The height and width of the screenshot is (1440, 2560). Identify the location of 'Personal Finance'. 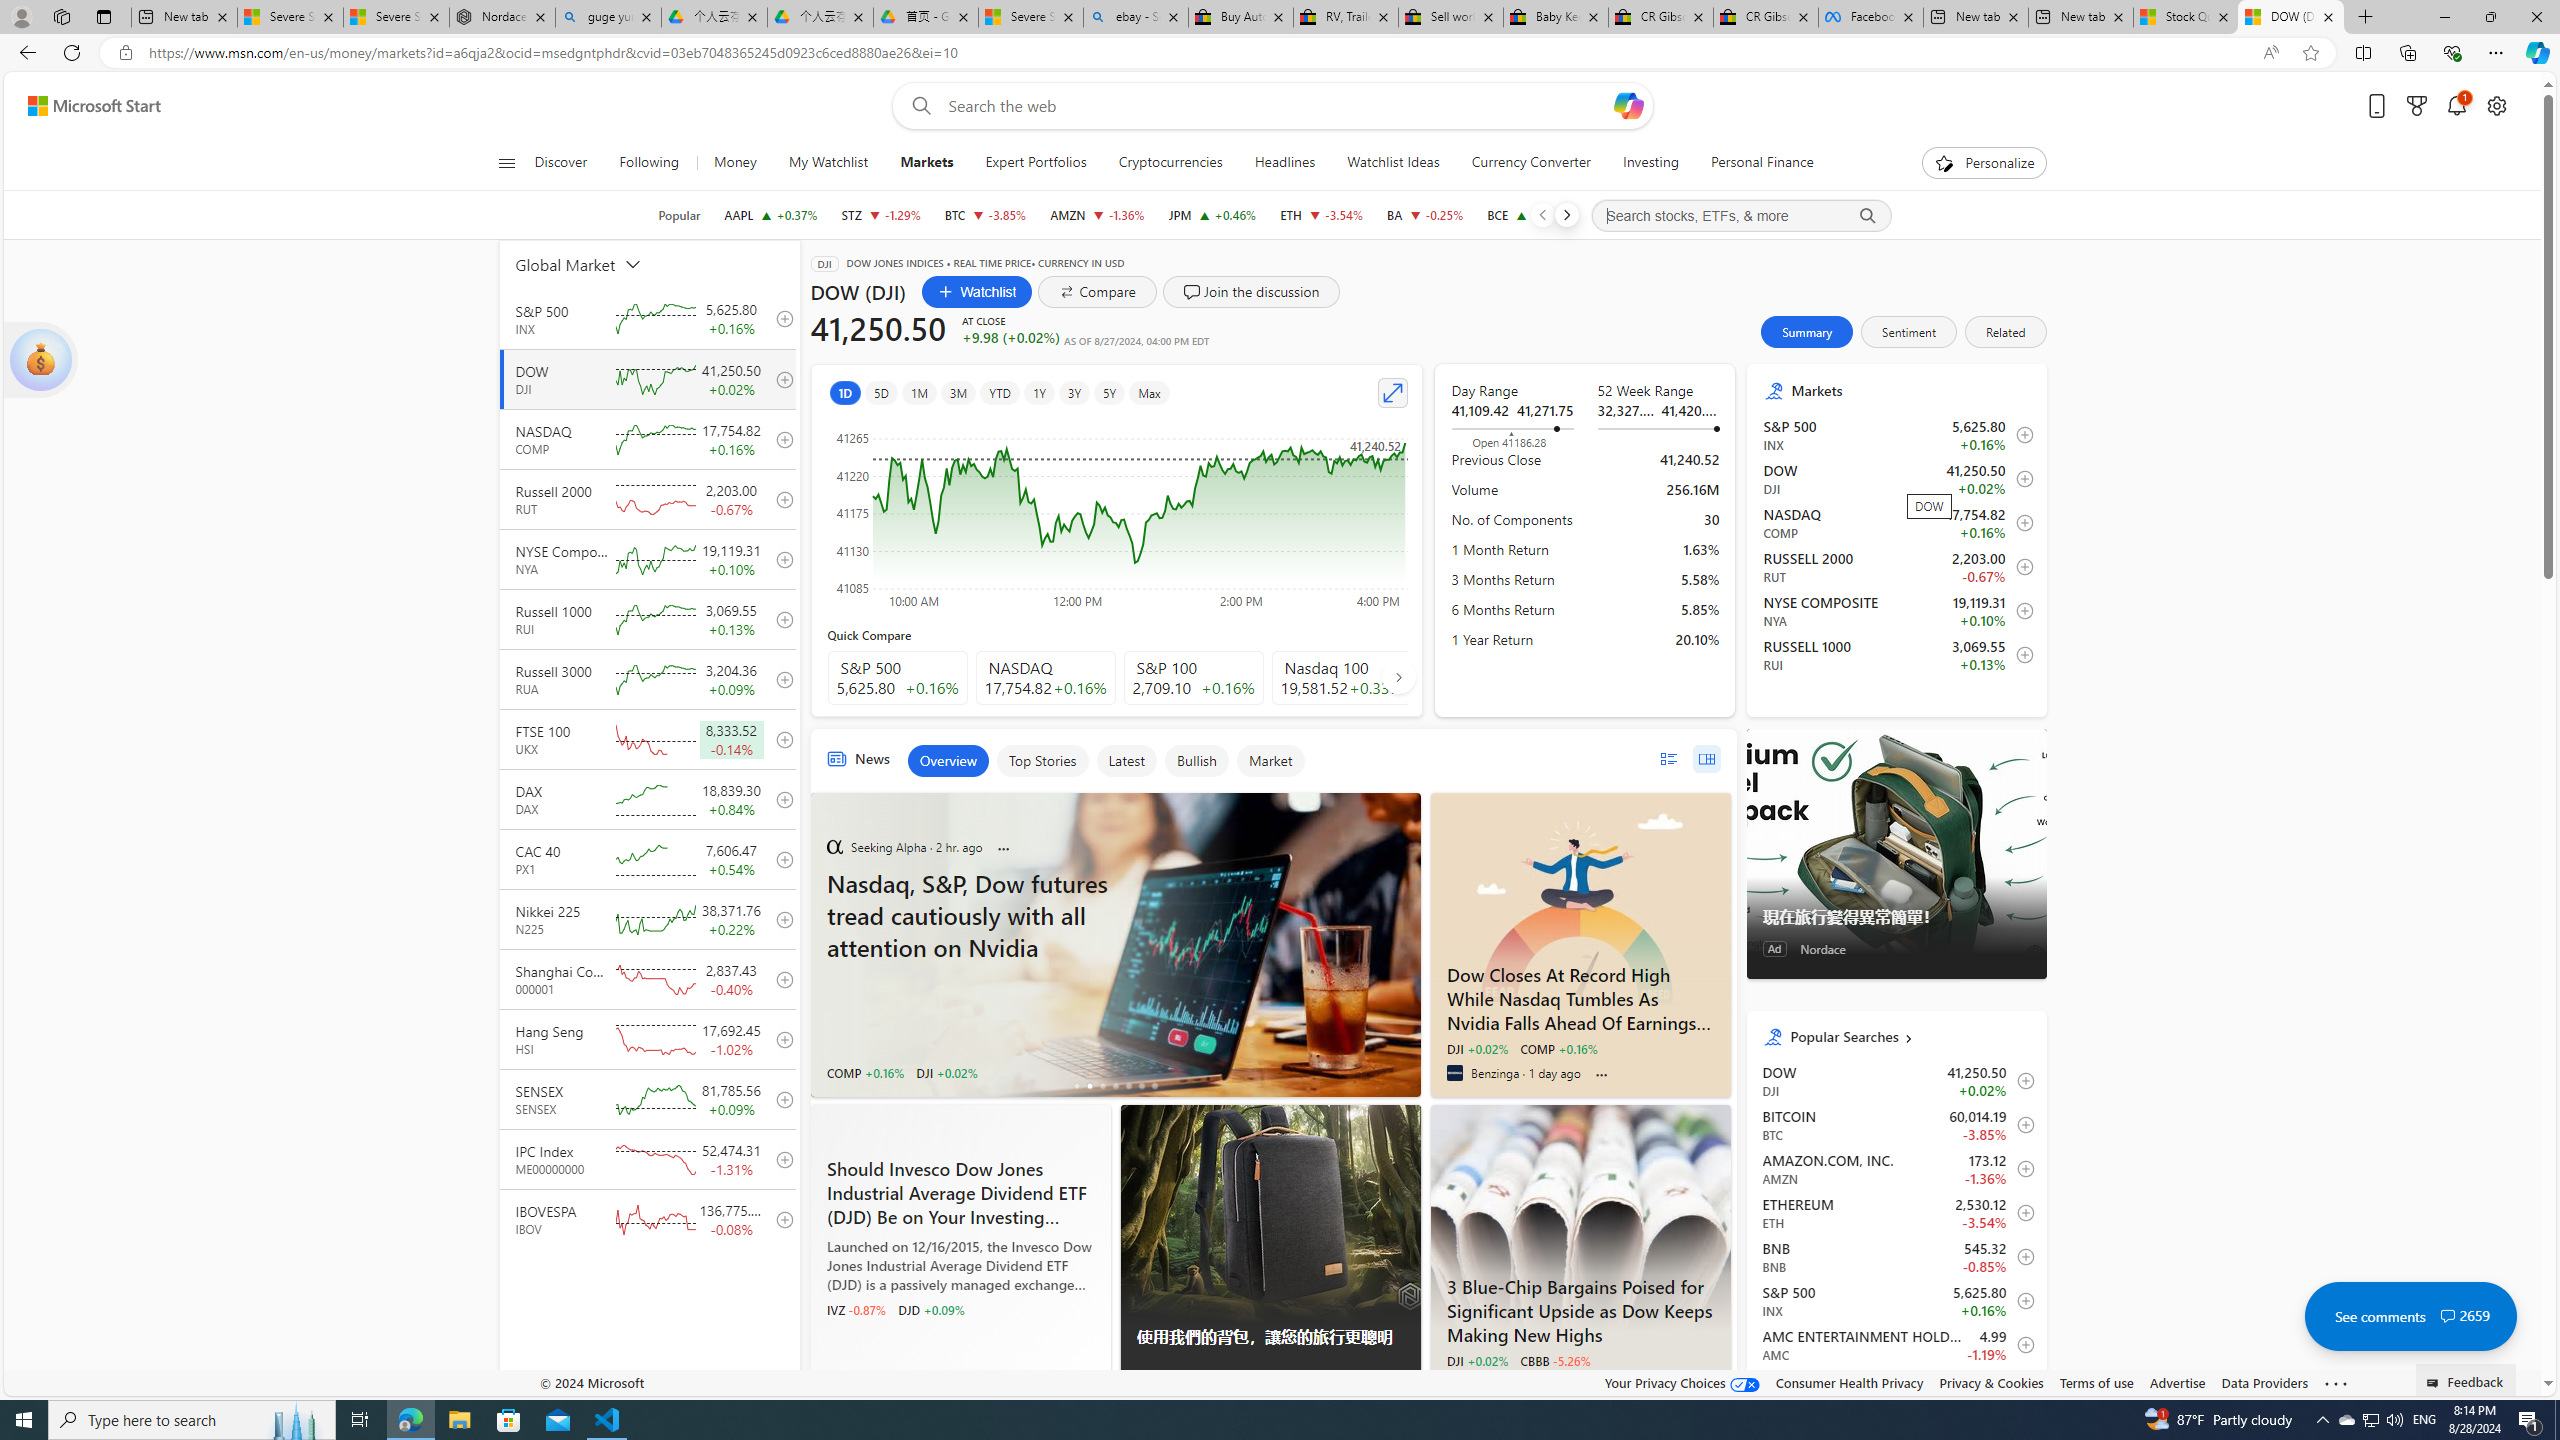
(1753, 162).